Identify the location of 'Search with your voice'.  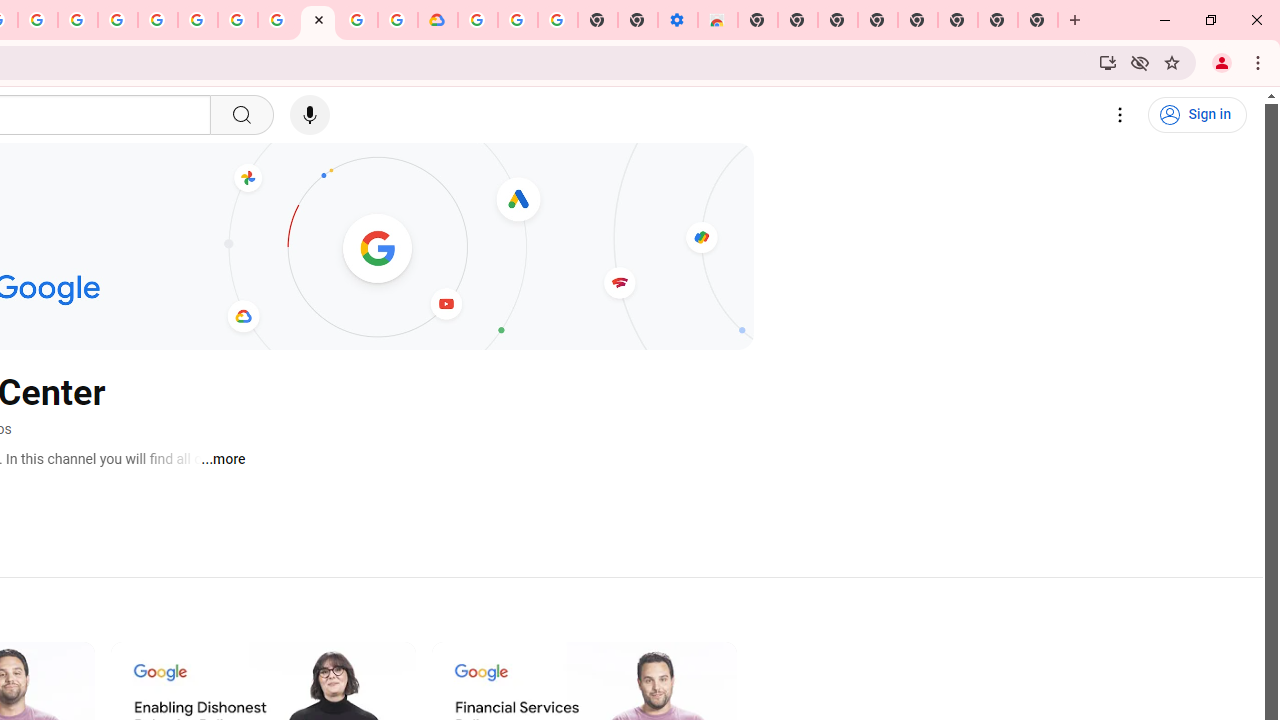
(308, 115).